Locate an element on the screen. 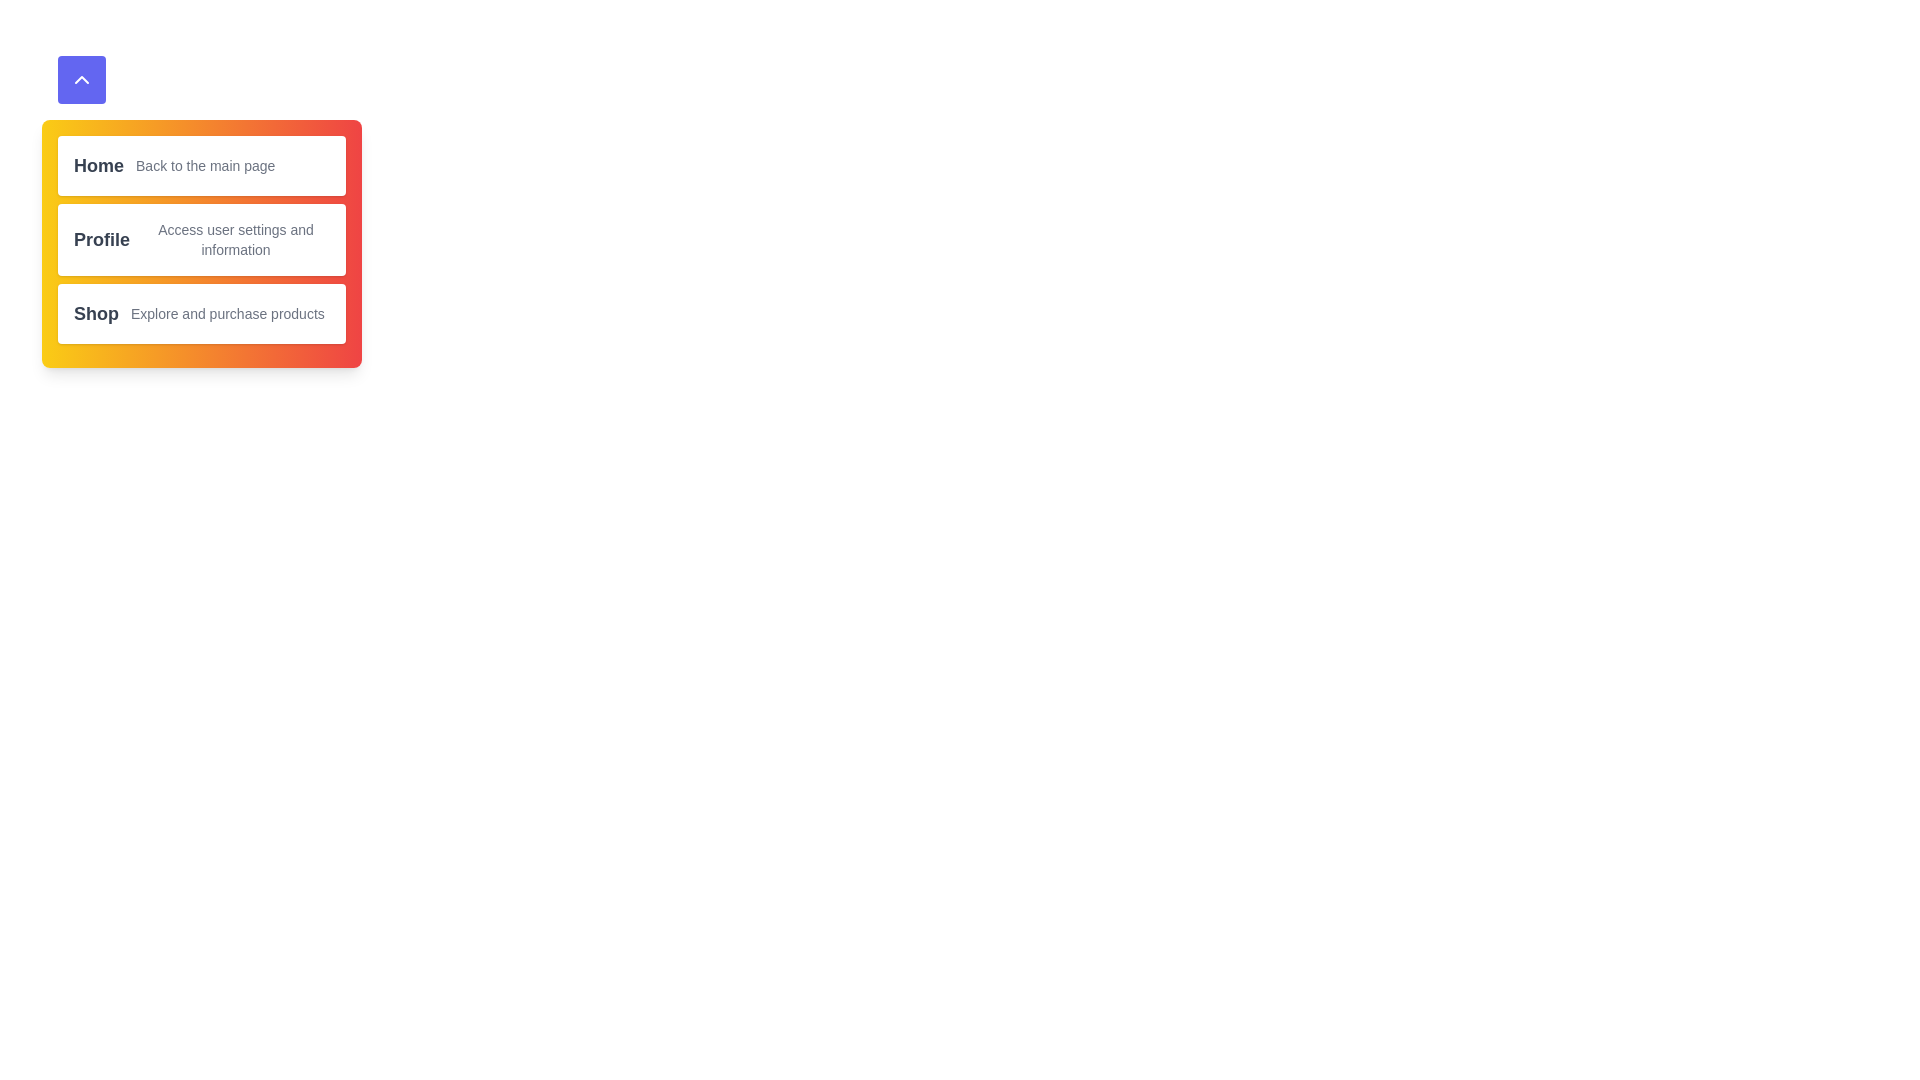 Image resolution: width=1920 pixels, height=1080 pixels. the menu item corresponding to Profile is located at coordinates (201, 238).